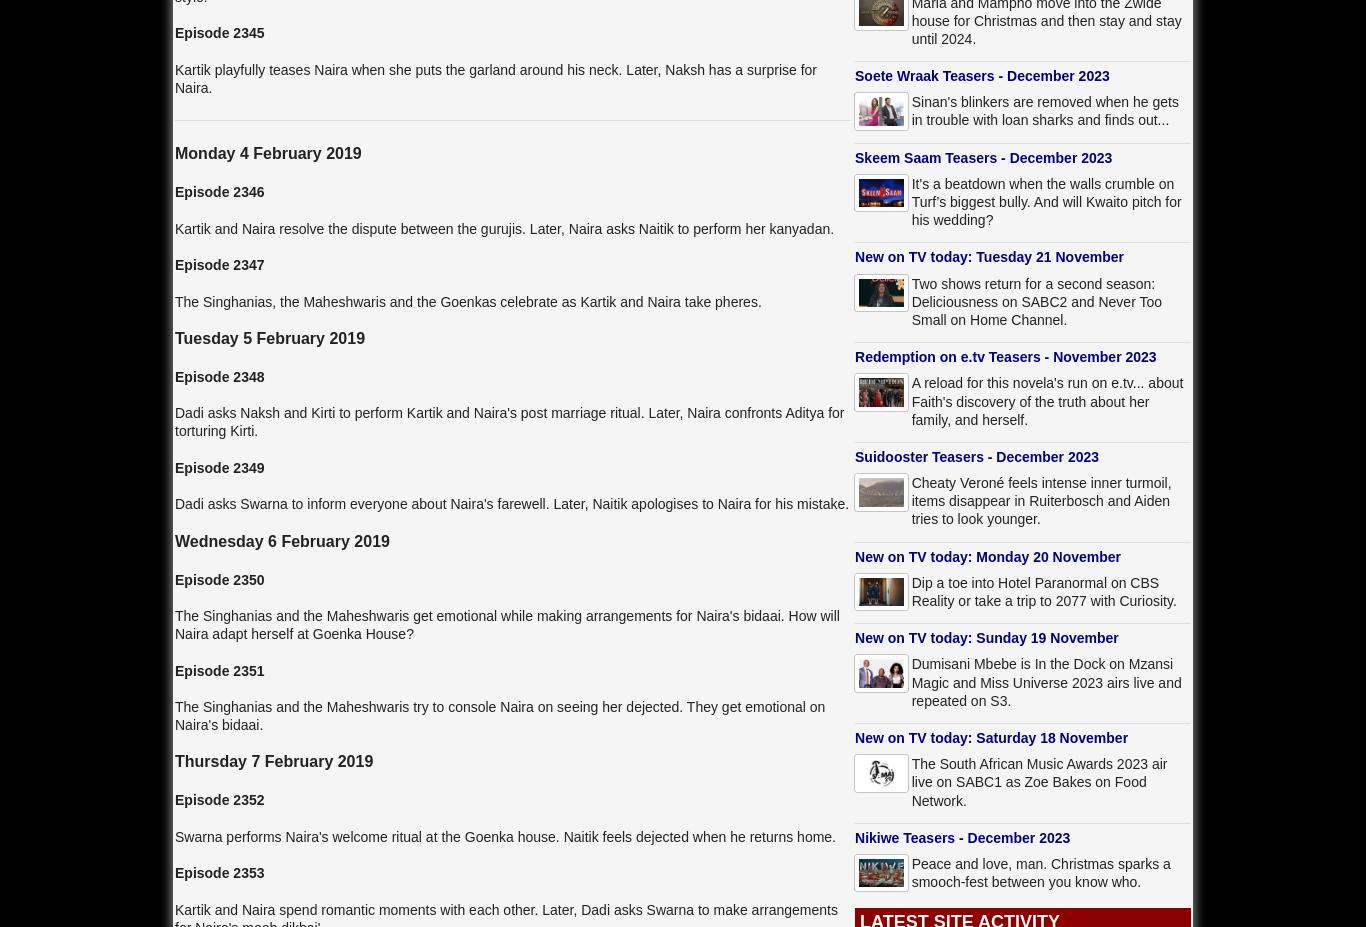 The height and width of the screenshot is (927, 1366). I want to click on 'The Singhanias and the Maheshwaris get emotional while making arrangements for Naira's bidaai. How will Naira adapt herself at Goenka House?', so click(507, 623).